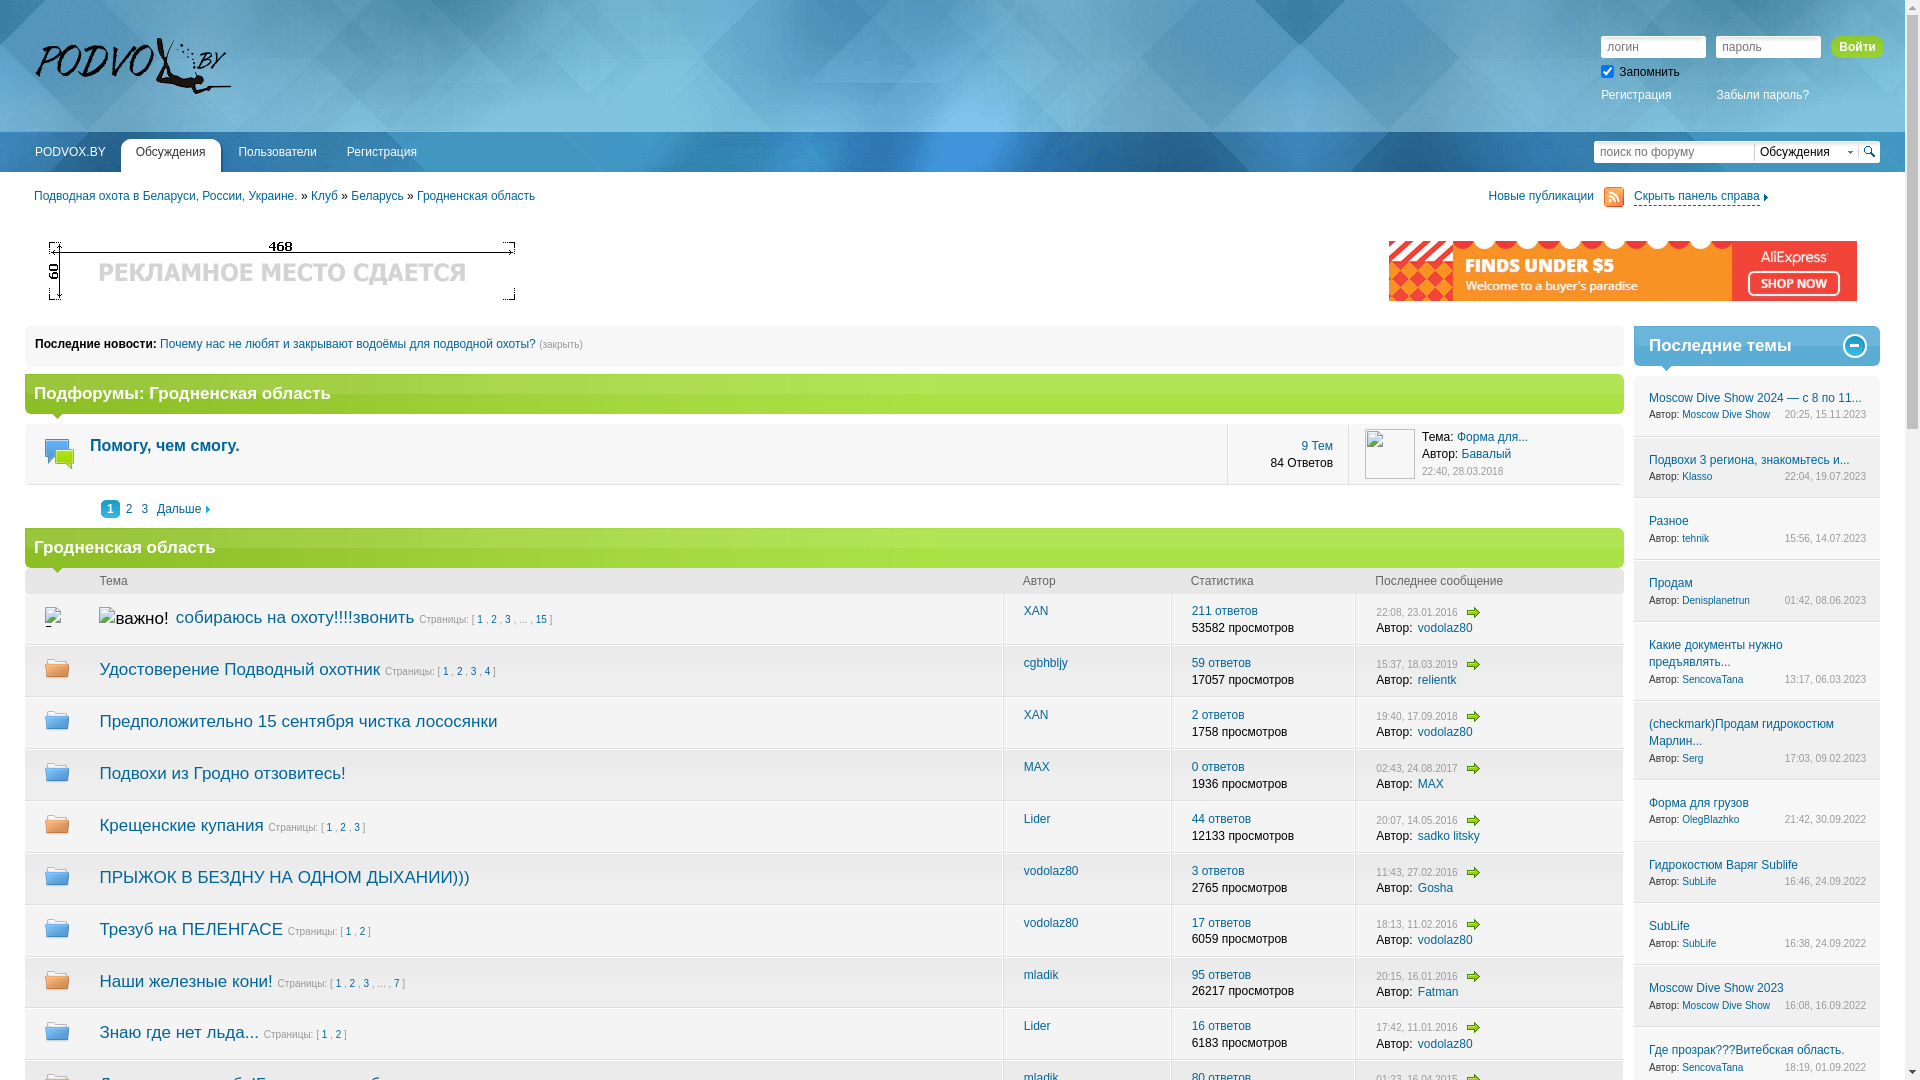  What do you see at coordinates (397, 982) in the screenshot?
I see `'7'` at bounding box center [397, 982].